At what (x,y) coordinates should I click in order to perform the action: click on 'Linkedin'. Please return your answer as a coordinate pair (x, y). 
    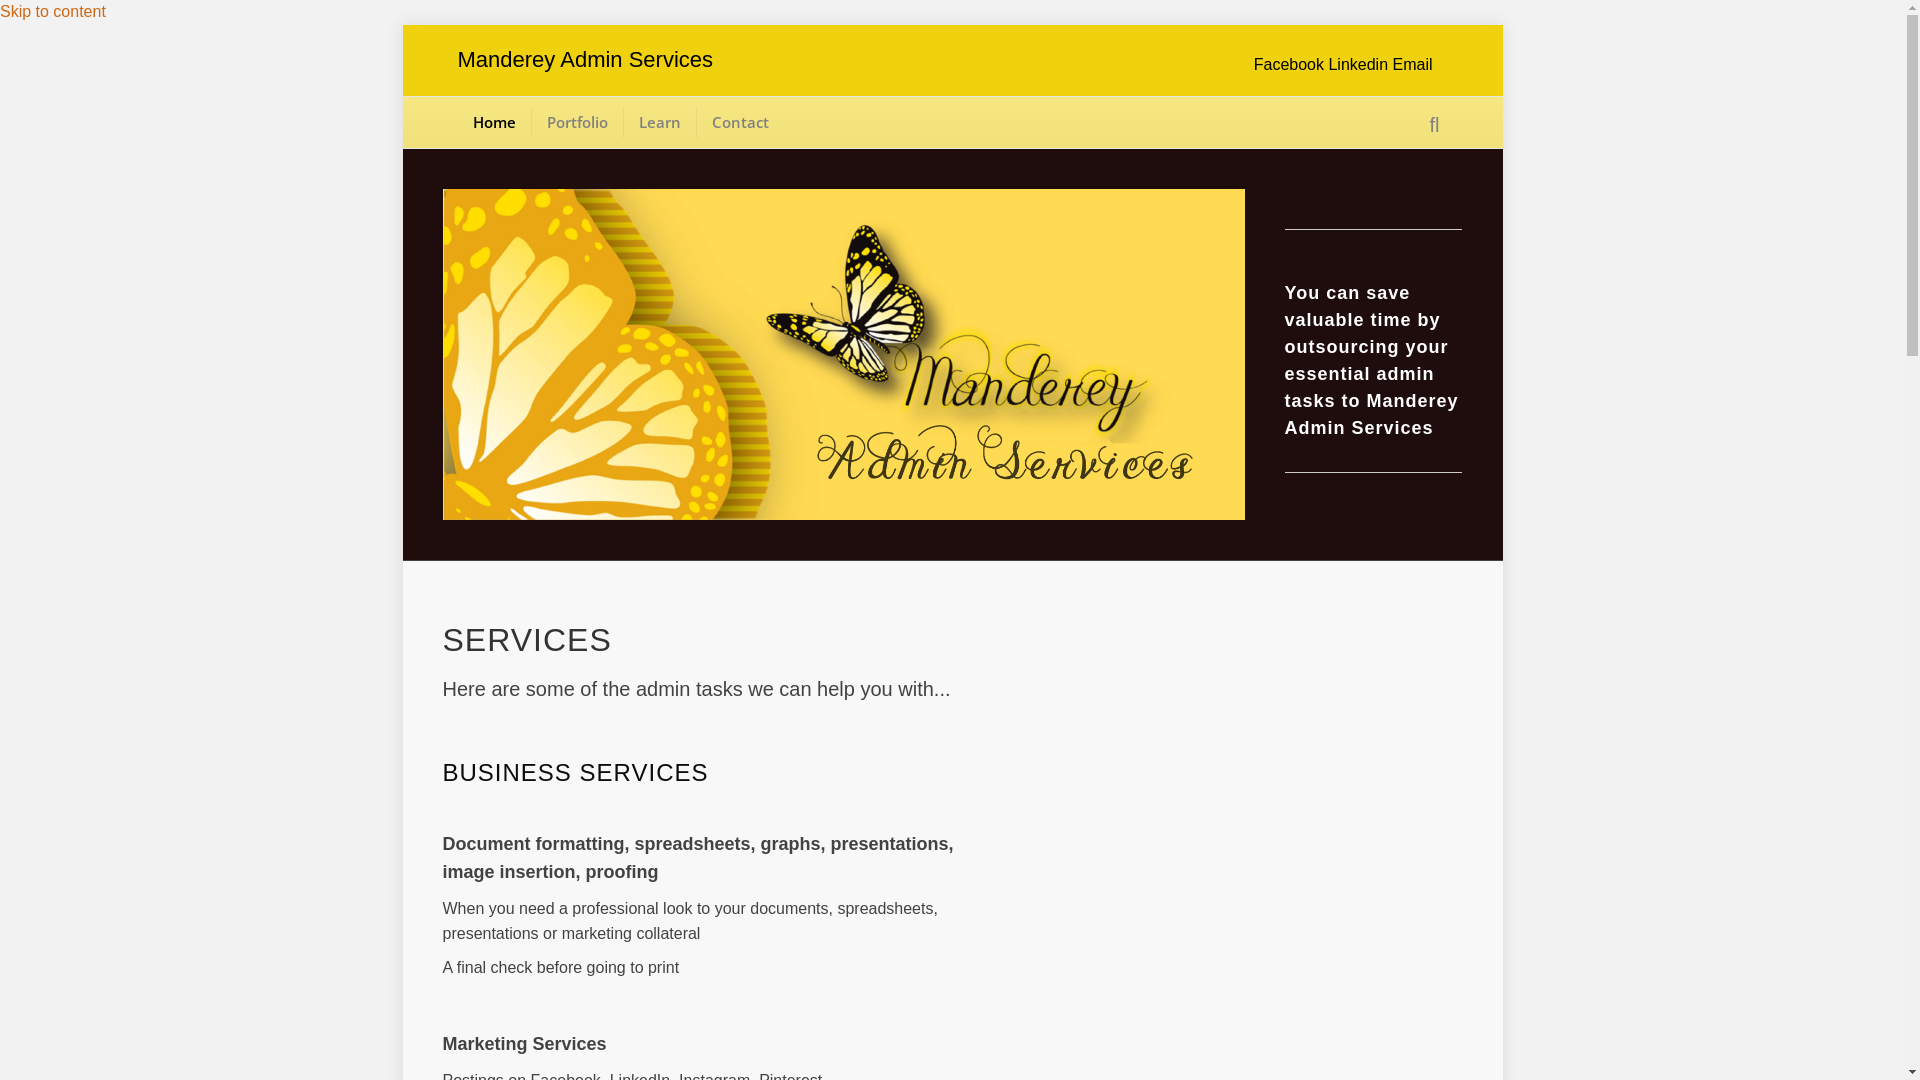
    Looking at the image, I should click on (1359, 63).